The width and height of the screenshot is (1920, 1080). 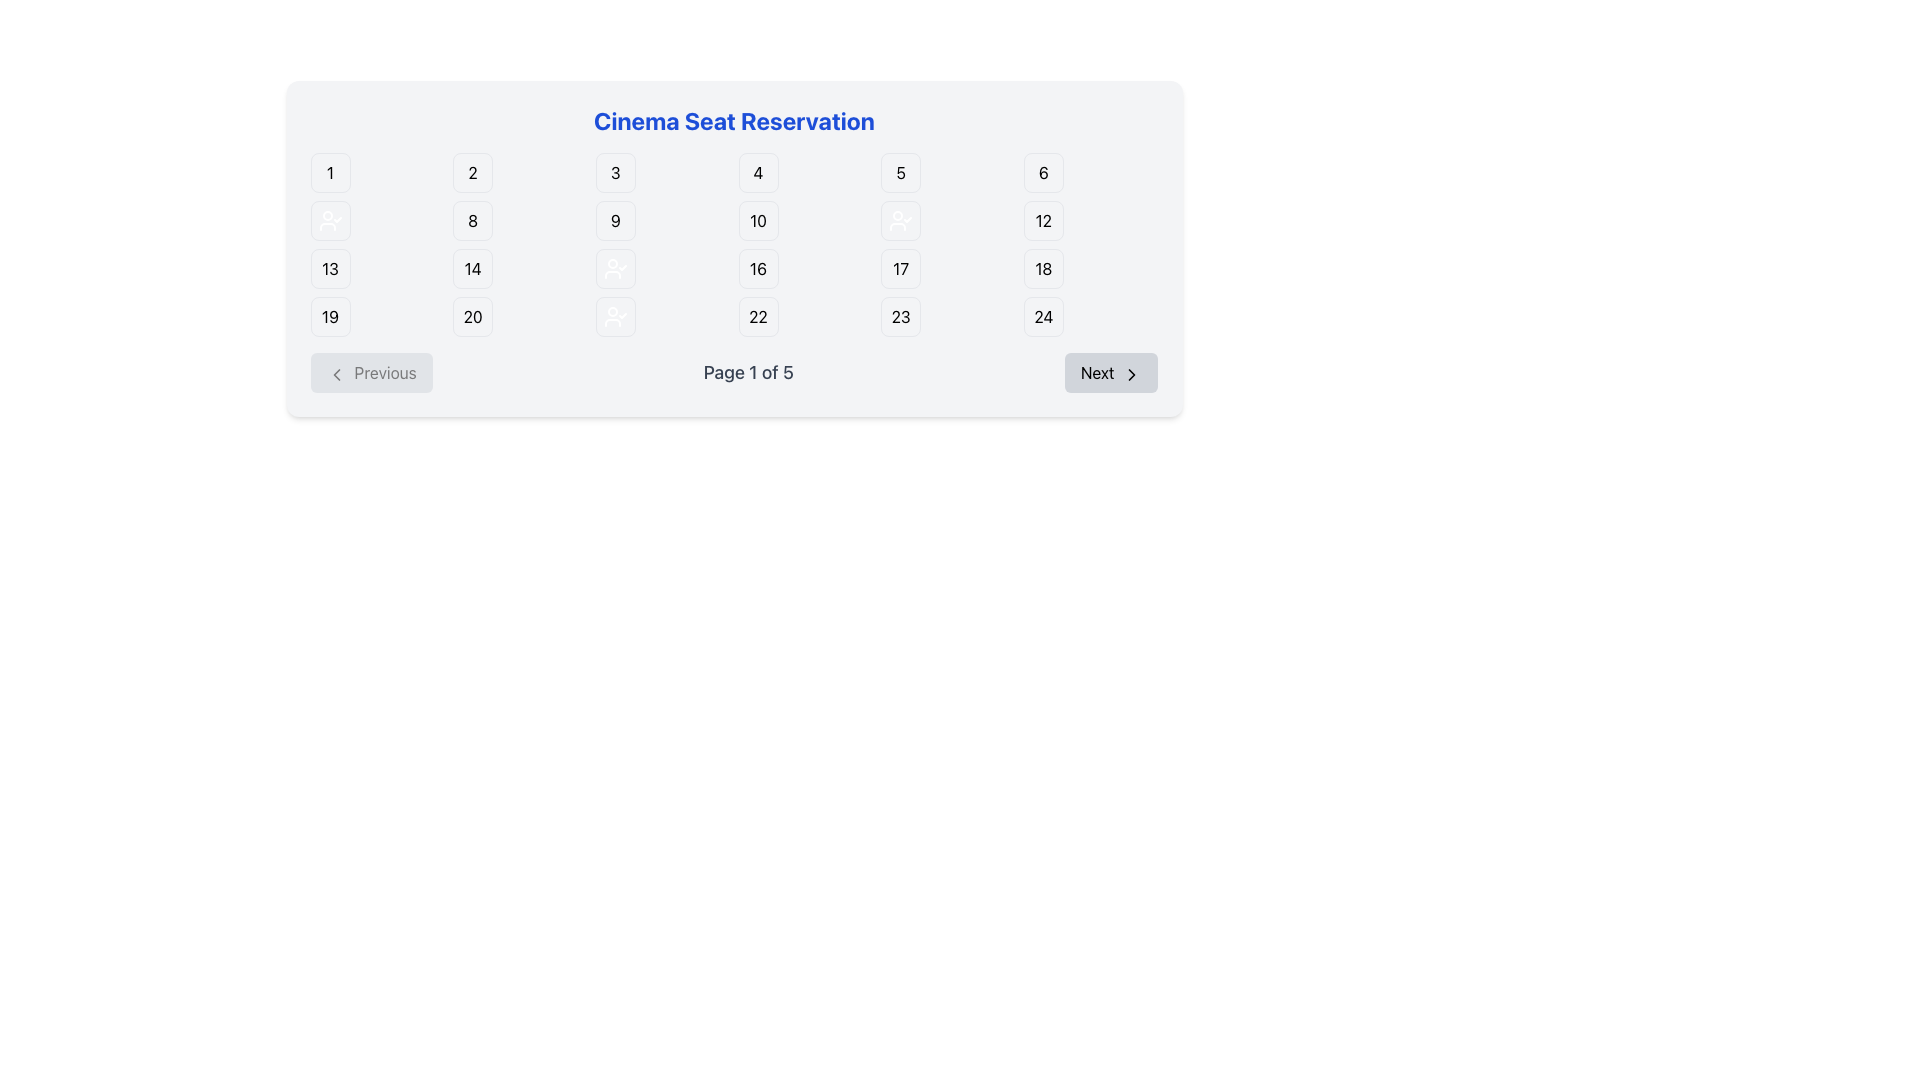 I want to click on the 'Previous' button, which is a rectangular button with a light gray background and a left-facing chevron icon, so click(x=371, y=373).